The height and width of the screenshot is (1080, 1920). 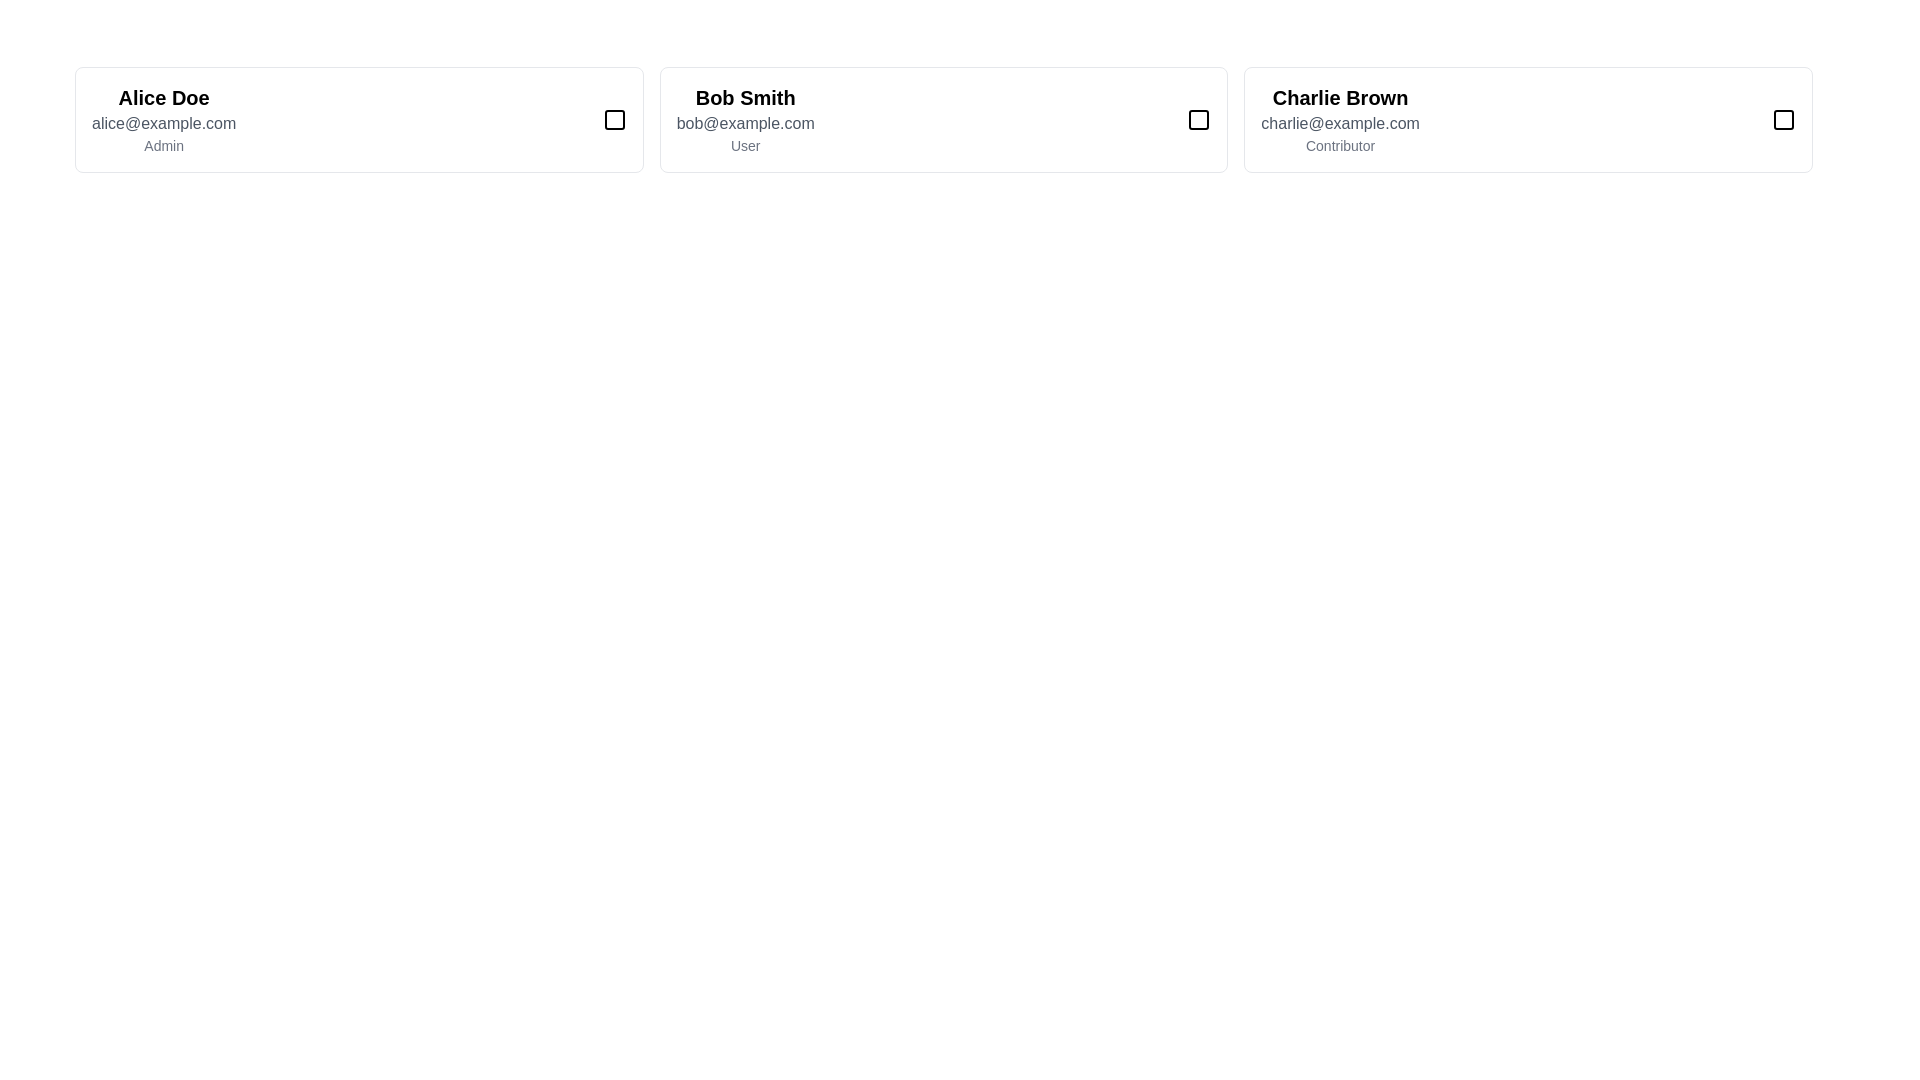 What do you see at coordinates (1340, 97) in the screenshot?
I see `the Text Display element that shows the name 'Charlie Brown' in bold, large font` at bounding box center [1340, 97].